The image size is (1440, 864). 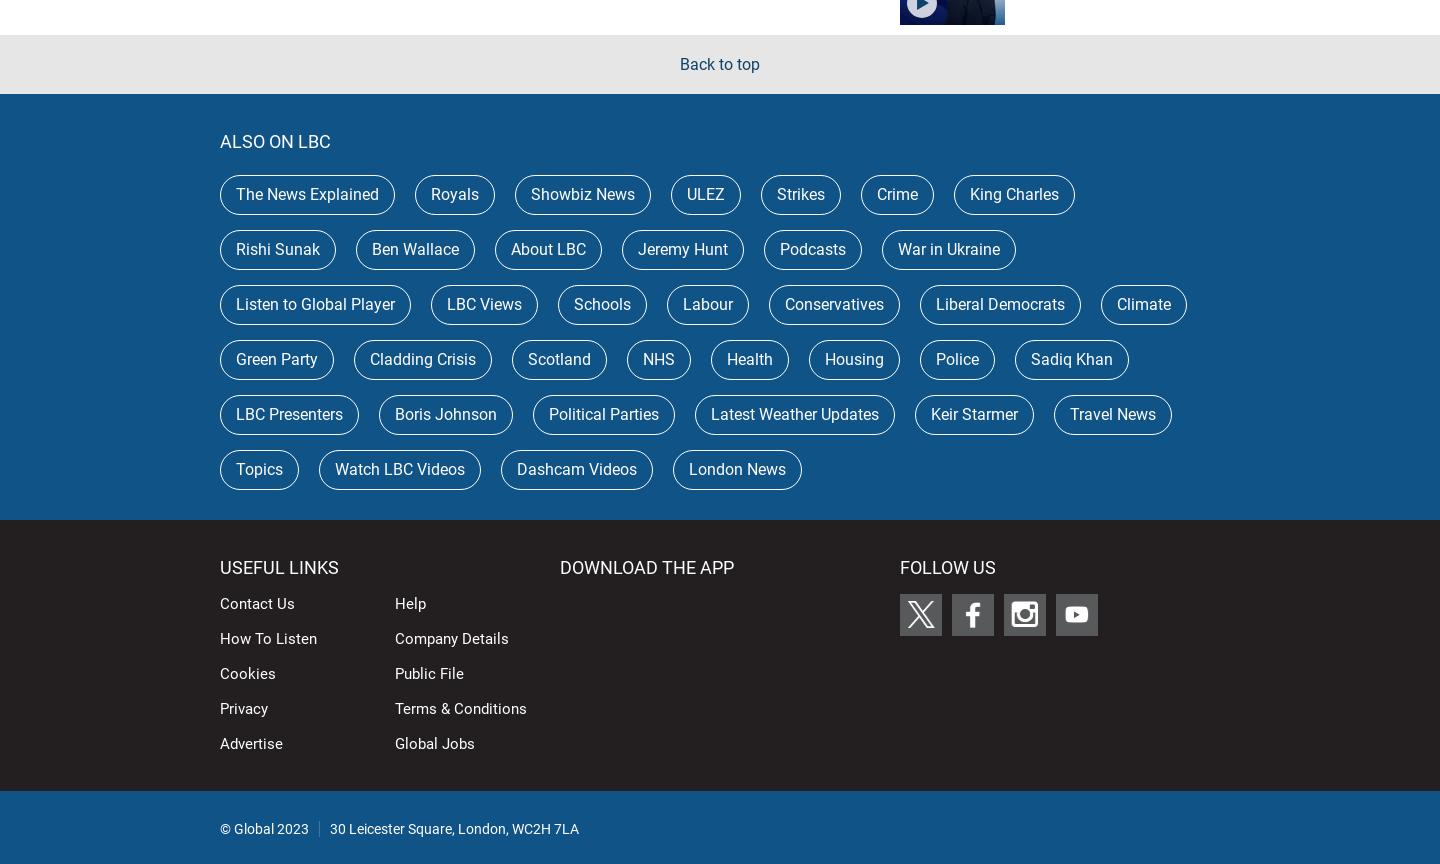 I want to click on 'Housing', so click(x=853, y=357).